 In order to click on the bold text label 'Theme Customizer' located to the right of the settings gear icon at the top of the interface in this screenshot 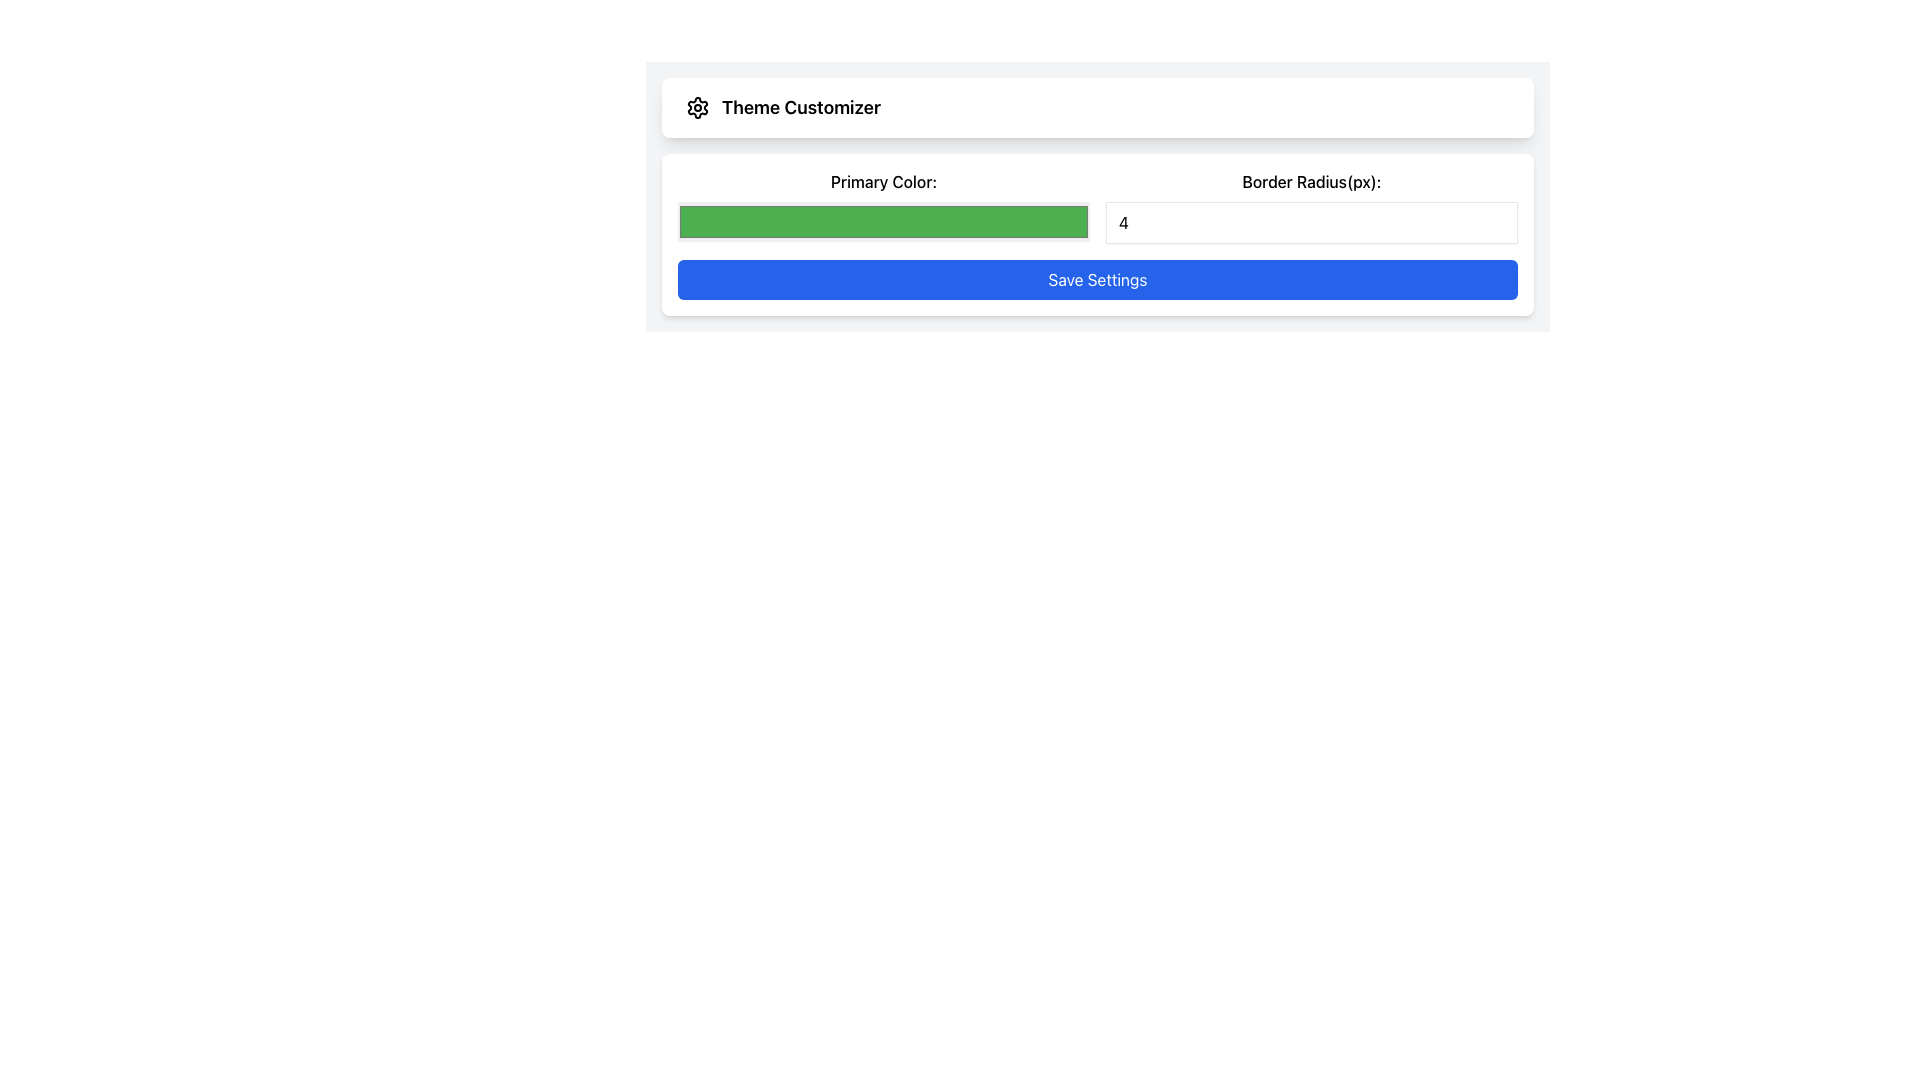, I will do `click(801, 108)`.